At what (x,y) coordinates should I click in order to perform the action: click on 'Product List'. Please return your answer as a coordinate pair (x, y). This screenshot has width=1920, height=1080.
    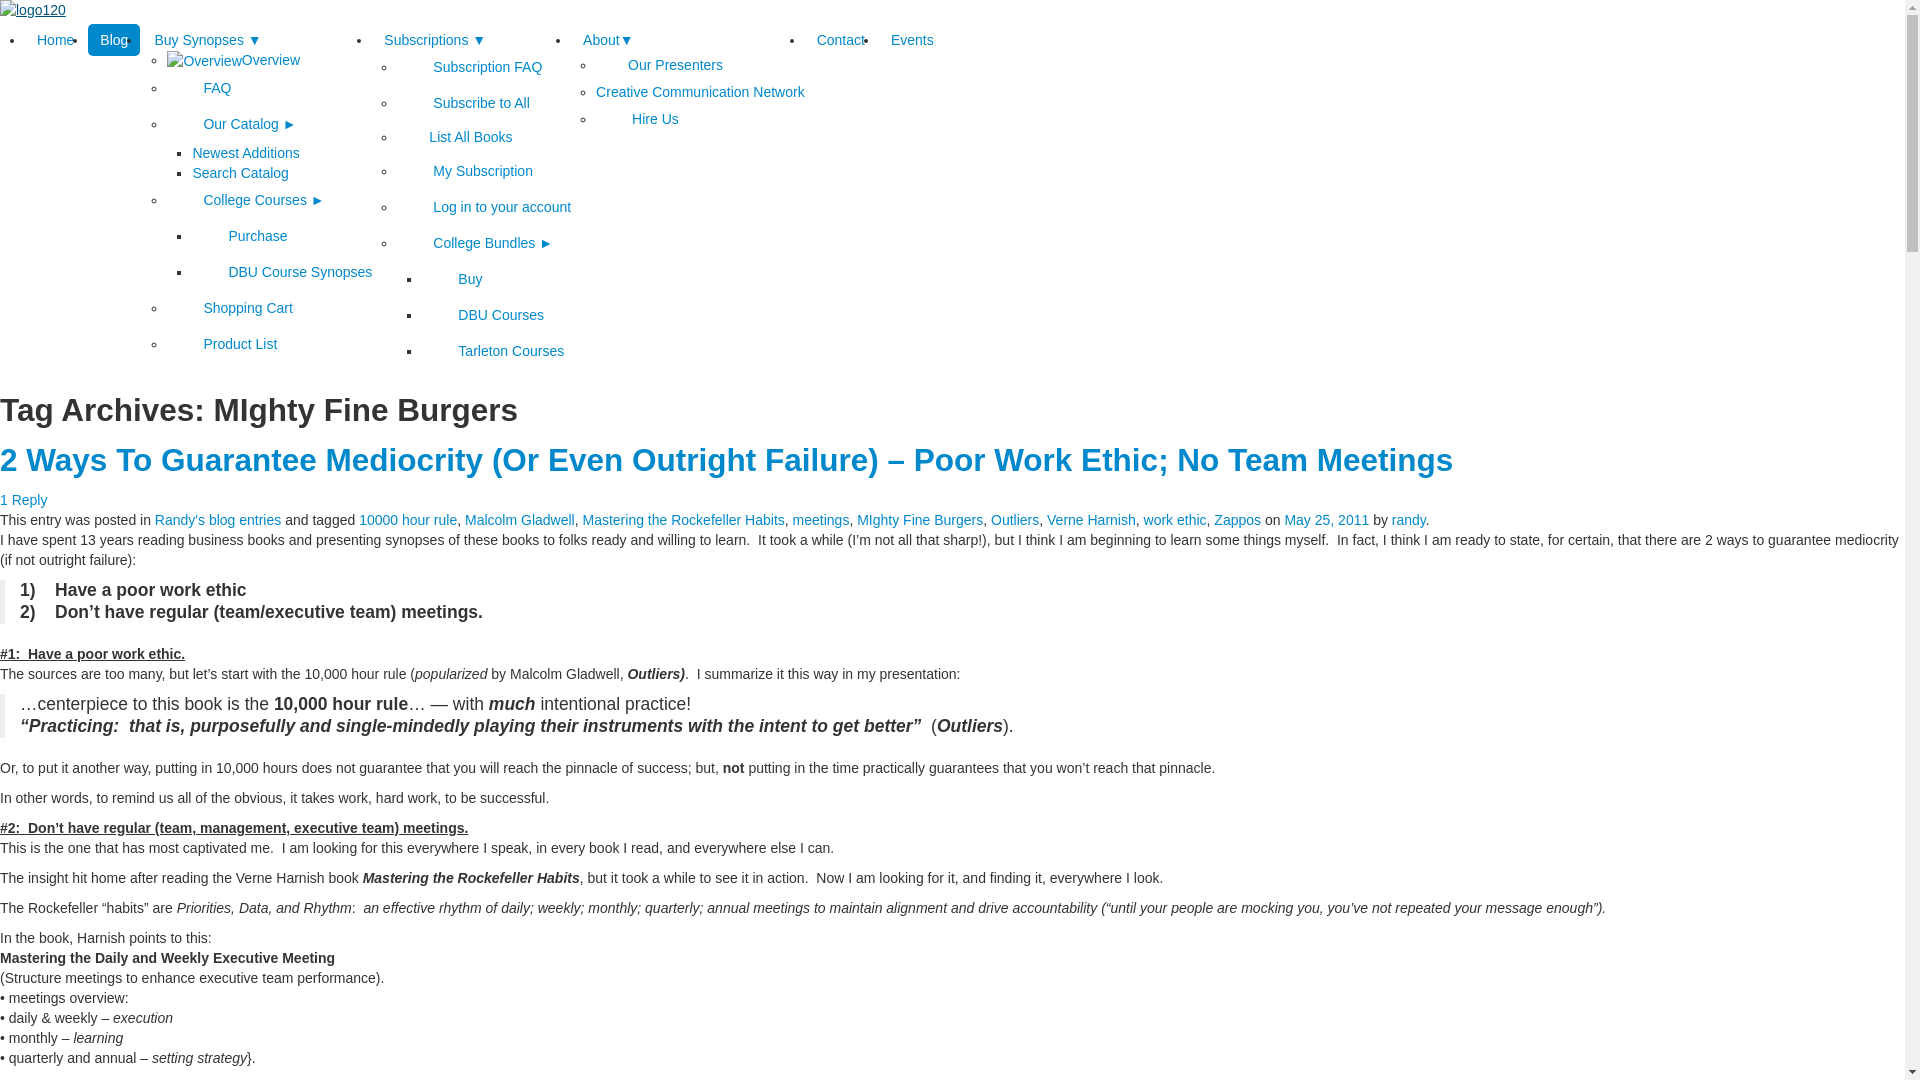
    Looking at the image, I should click on (167, 342).